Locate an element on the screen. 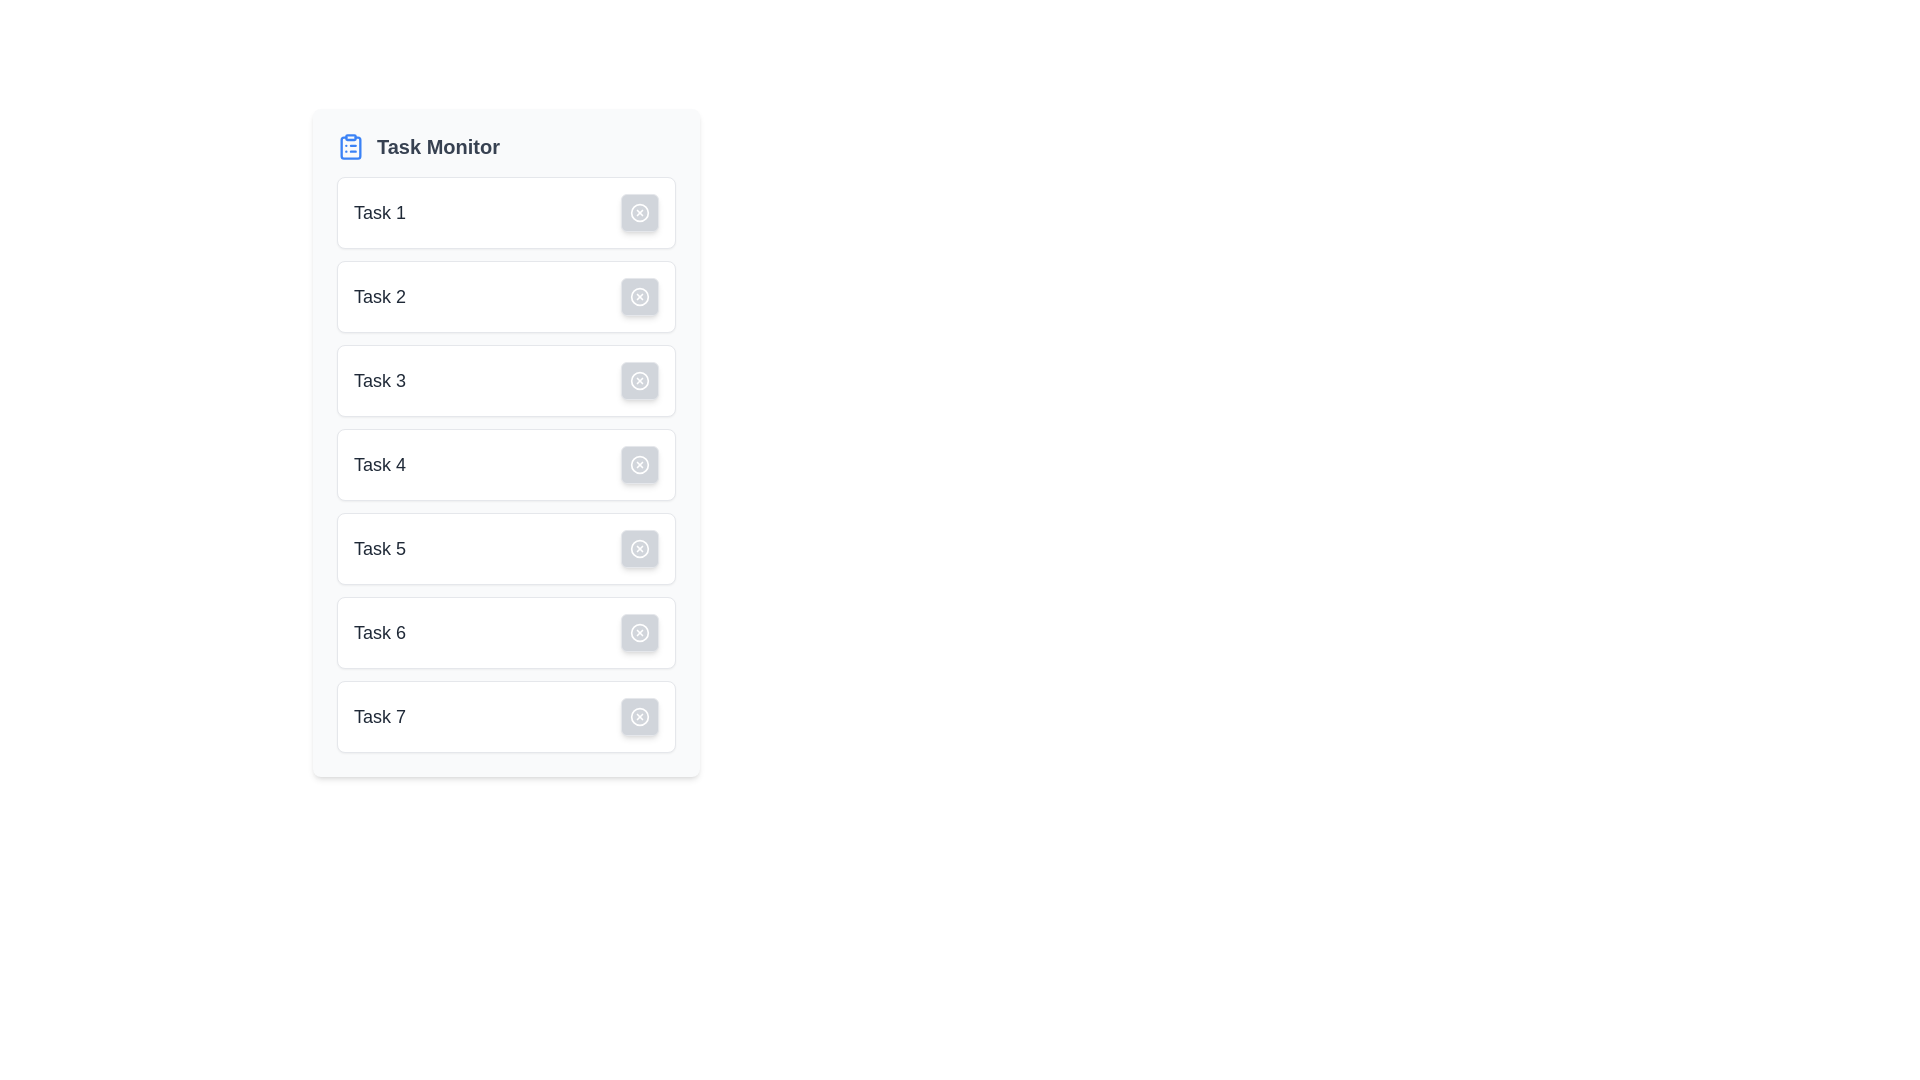  task name displayed in the text label 'Task 5', which is the fifth item in a vertical list of task cards is located at coordinates (379, 548).